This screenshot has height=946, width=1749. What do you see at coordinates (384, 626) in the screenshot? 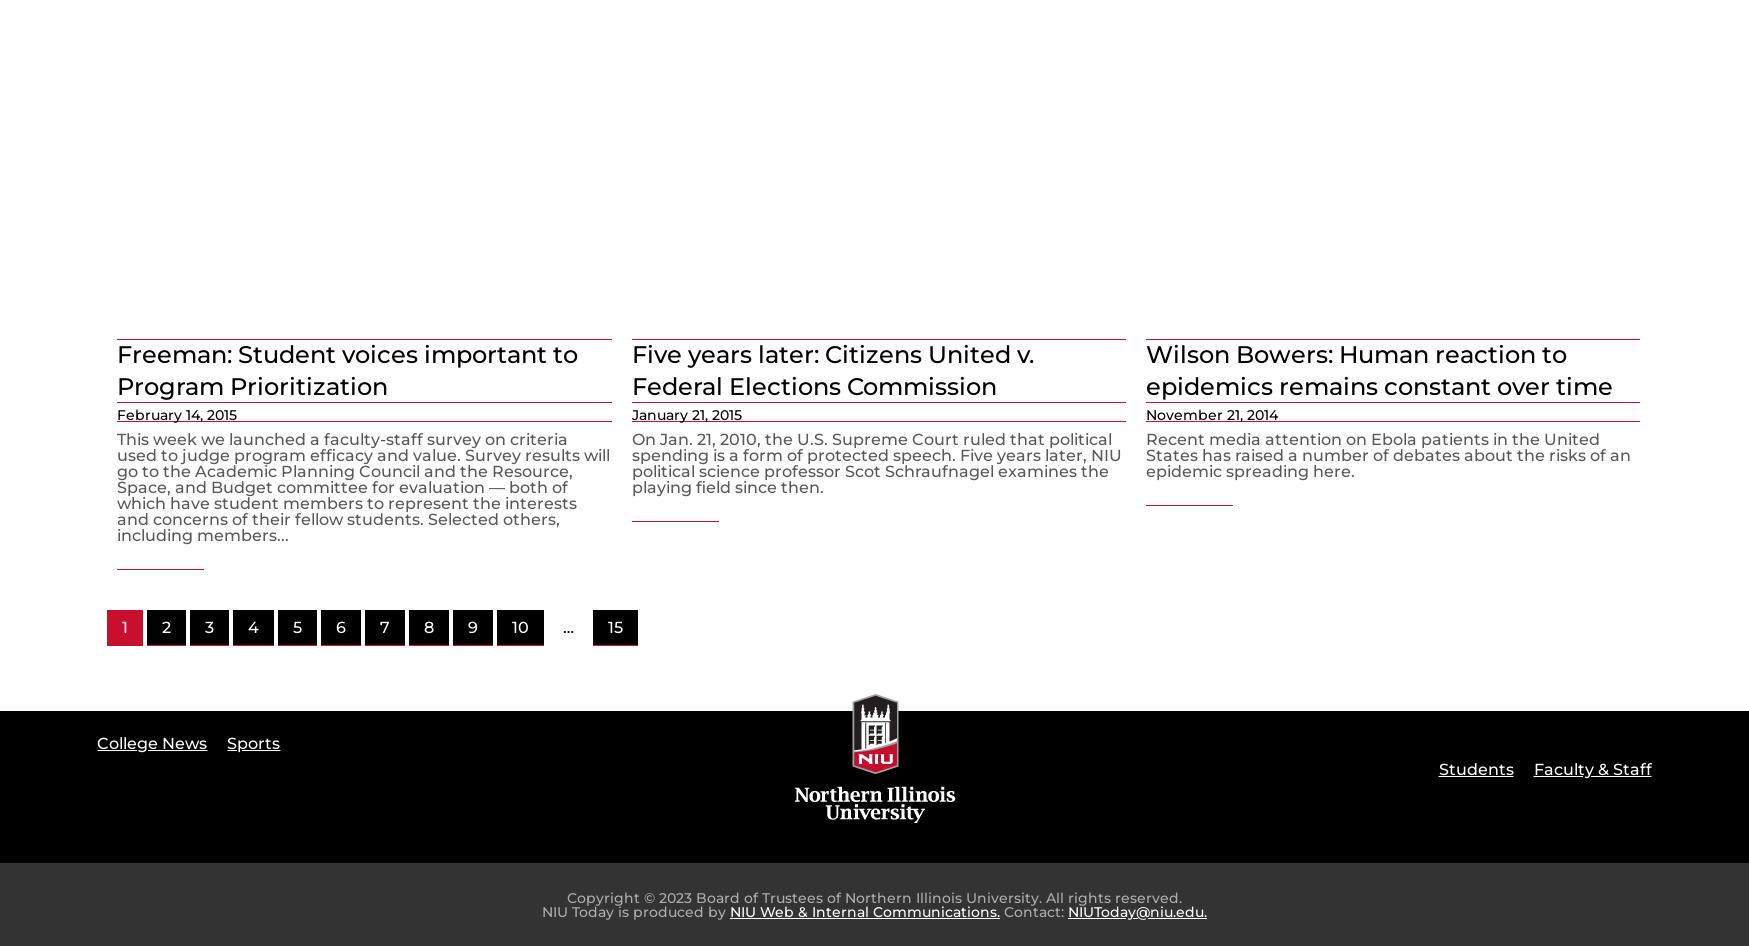
I see `'7'` at bounding box center [384, 626].